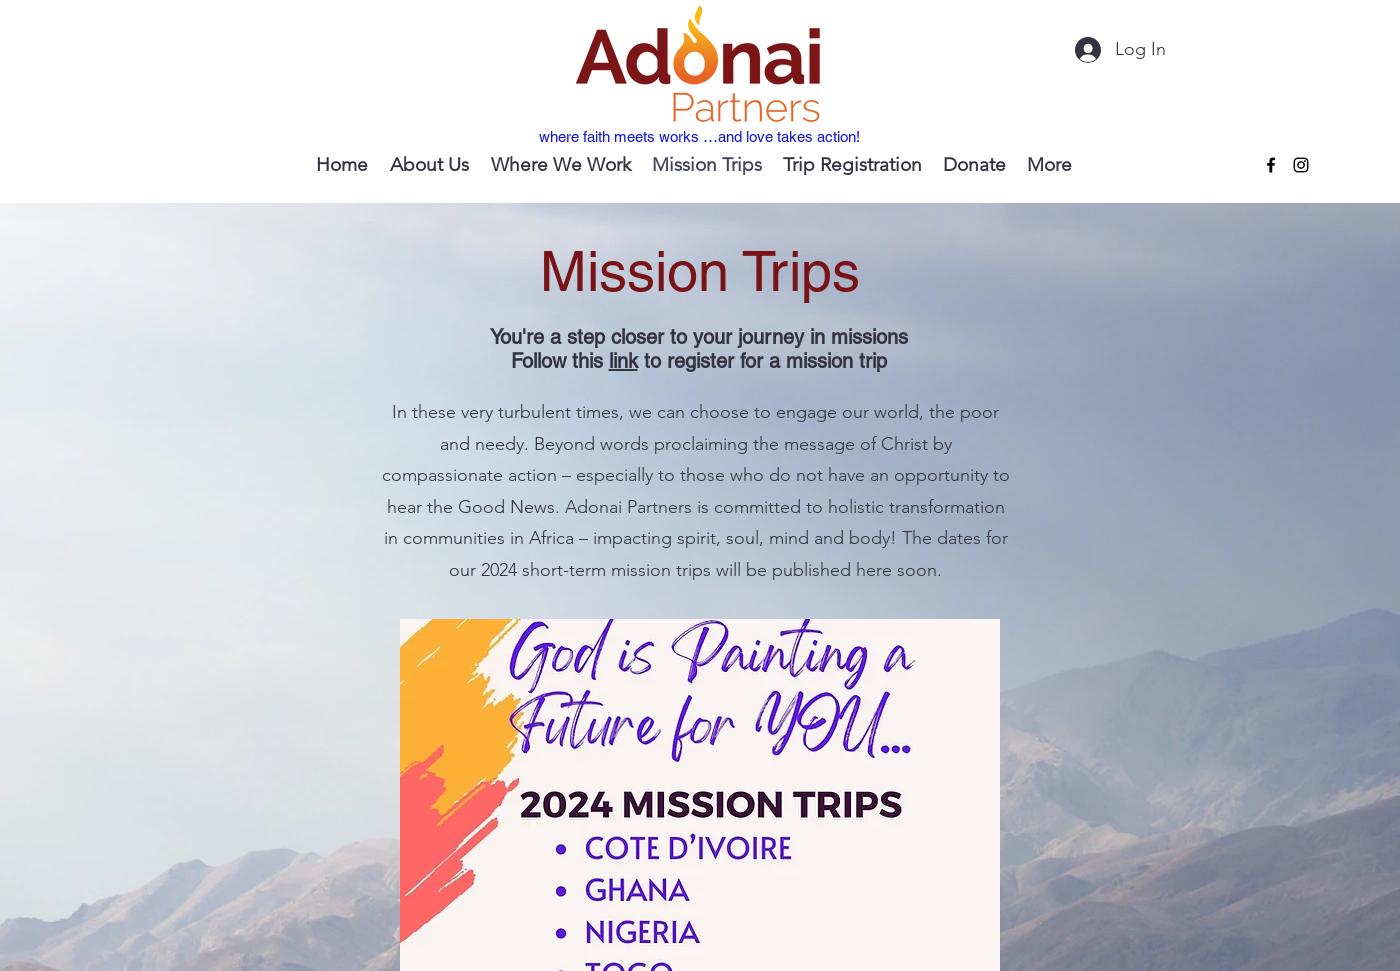  Describe the element at coordinates (341, 163) in the screenshot. I see `'Home'` at that location.